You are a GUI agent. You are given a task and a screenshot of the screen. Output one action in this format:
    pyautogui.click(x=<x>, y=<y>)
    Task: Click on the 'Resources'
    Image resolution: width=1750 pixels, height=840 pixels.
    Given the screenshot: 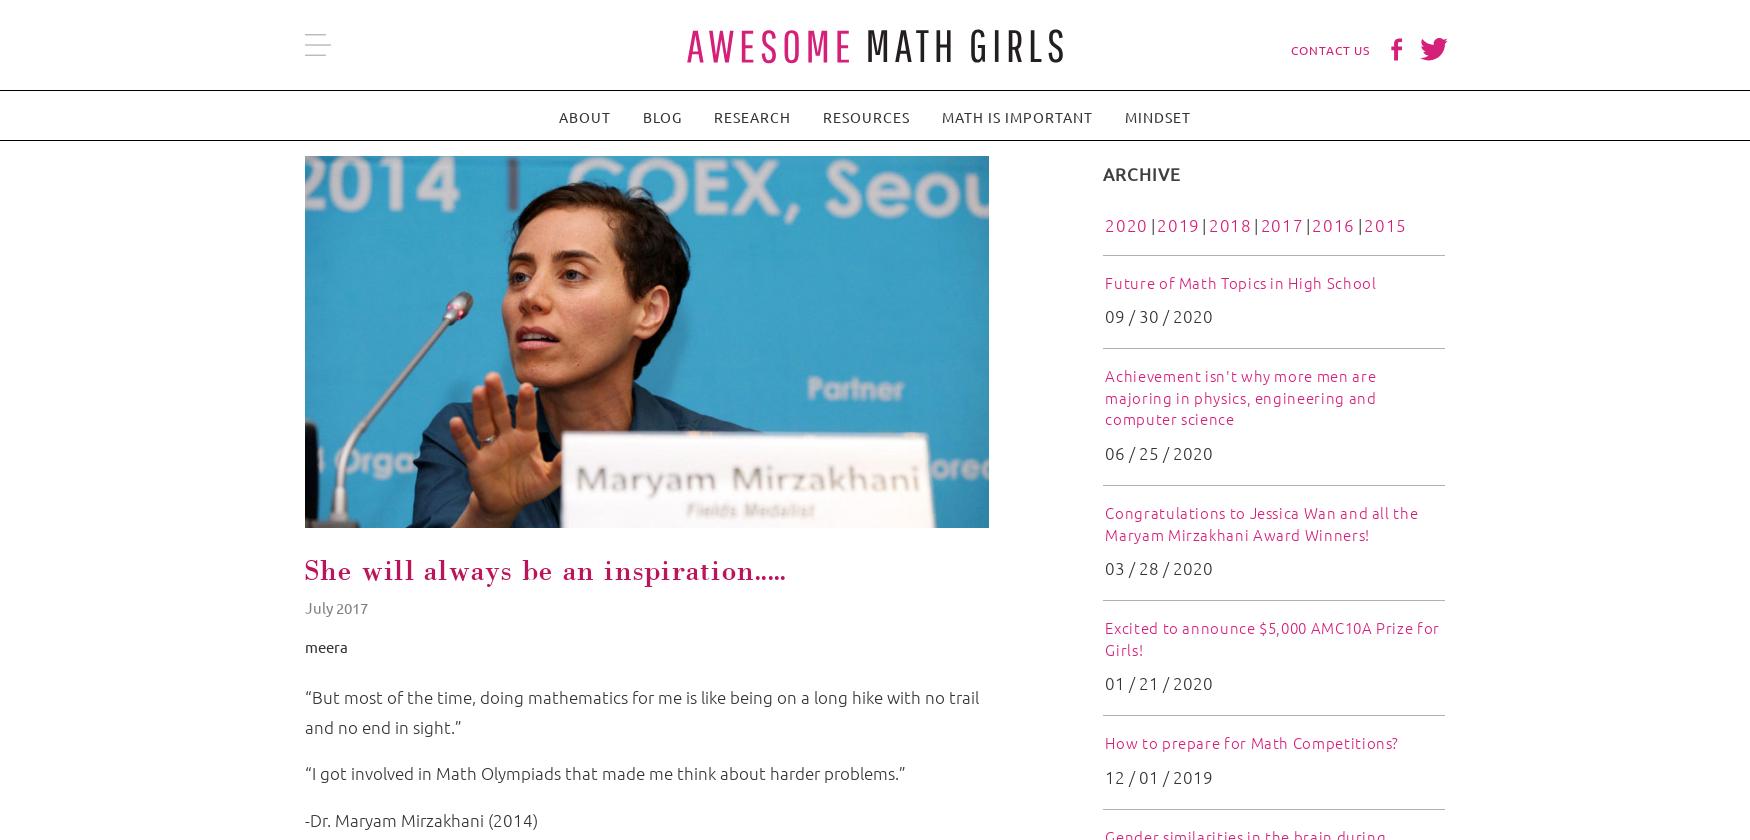 What is the action you would take?
    pyautogui.click(x=866, y=117)
    